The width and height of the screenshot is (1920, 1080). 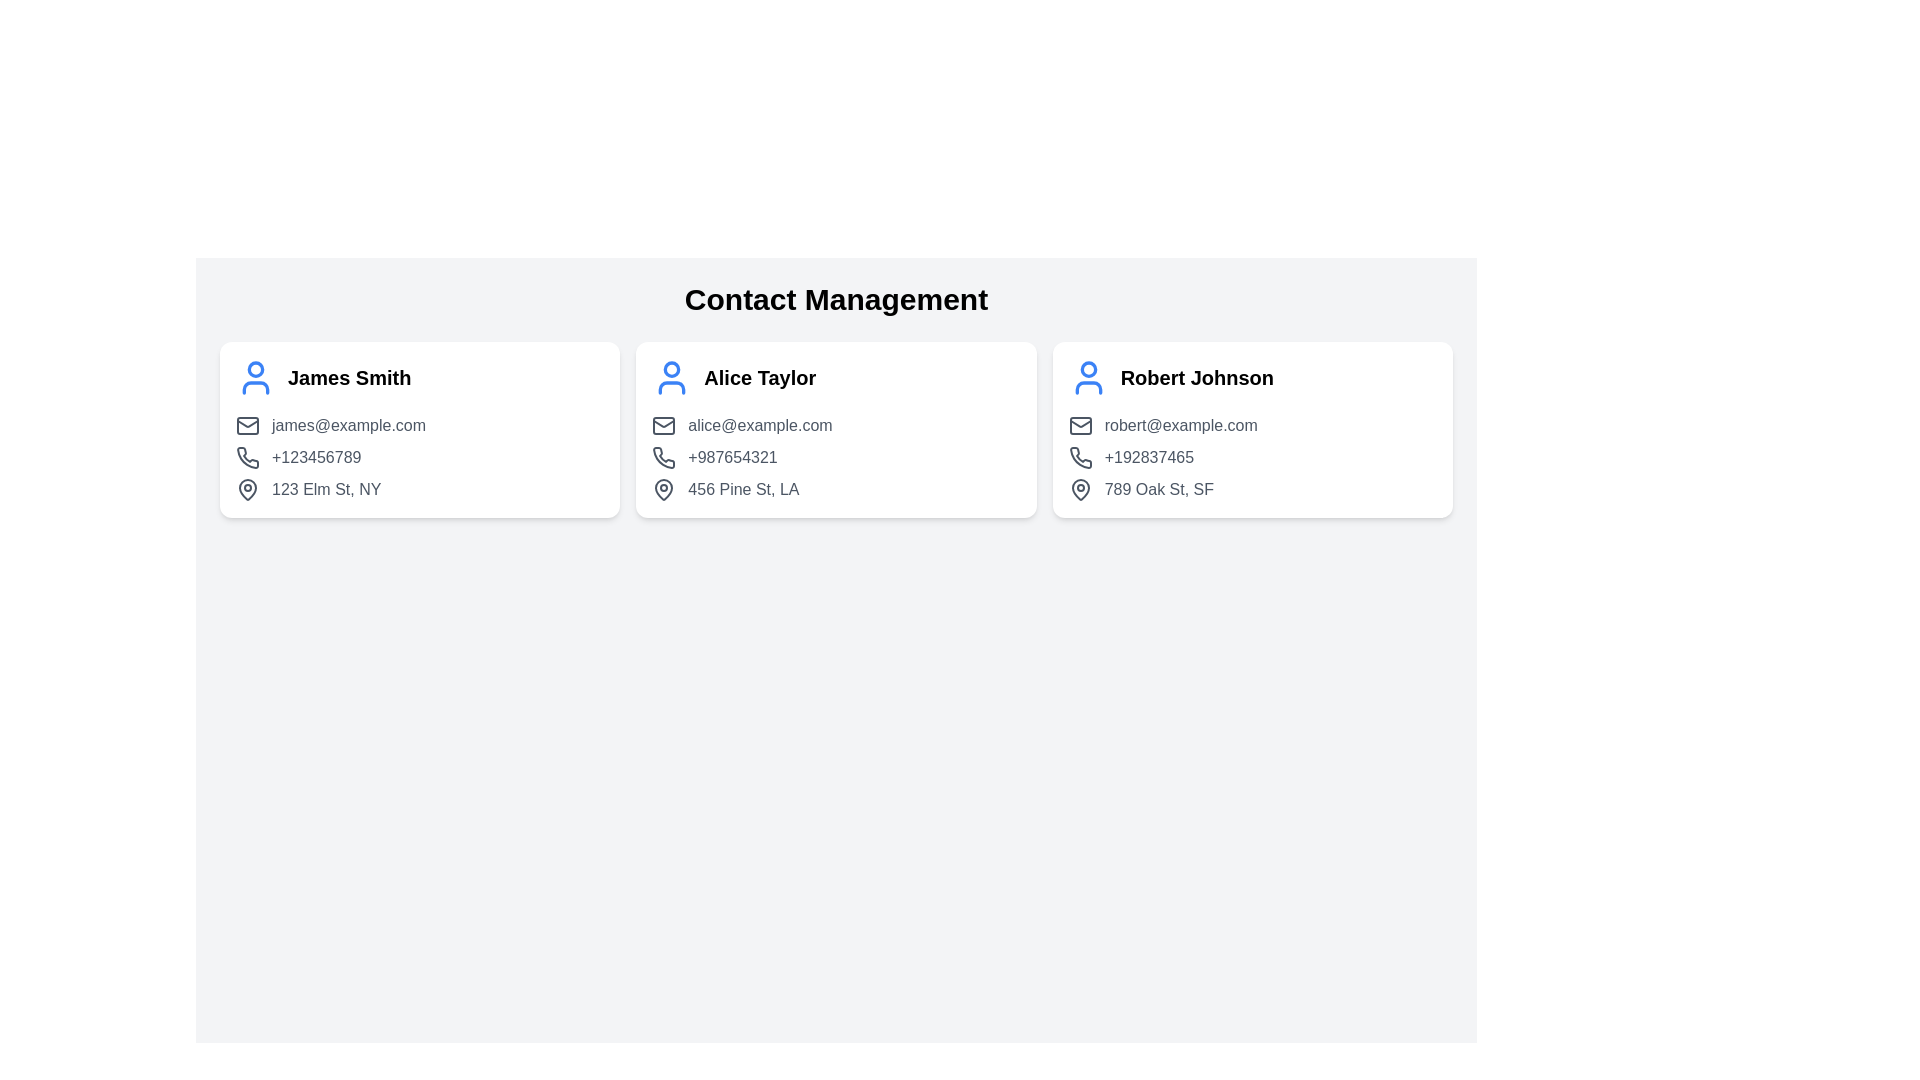 I want to click on the minimalistic black outline envelope icon associated with 'alice@example.com' as a visual reference, so click(x=664, y=424).